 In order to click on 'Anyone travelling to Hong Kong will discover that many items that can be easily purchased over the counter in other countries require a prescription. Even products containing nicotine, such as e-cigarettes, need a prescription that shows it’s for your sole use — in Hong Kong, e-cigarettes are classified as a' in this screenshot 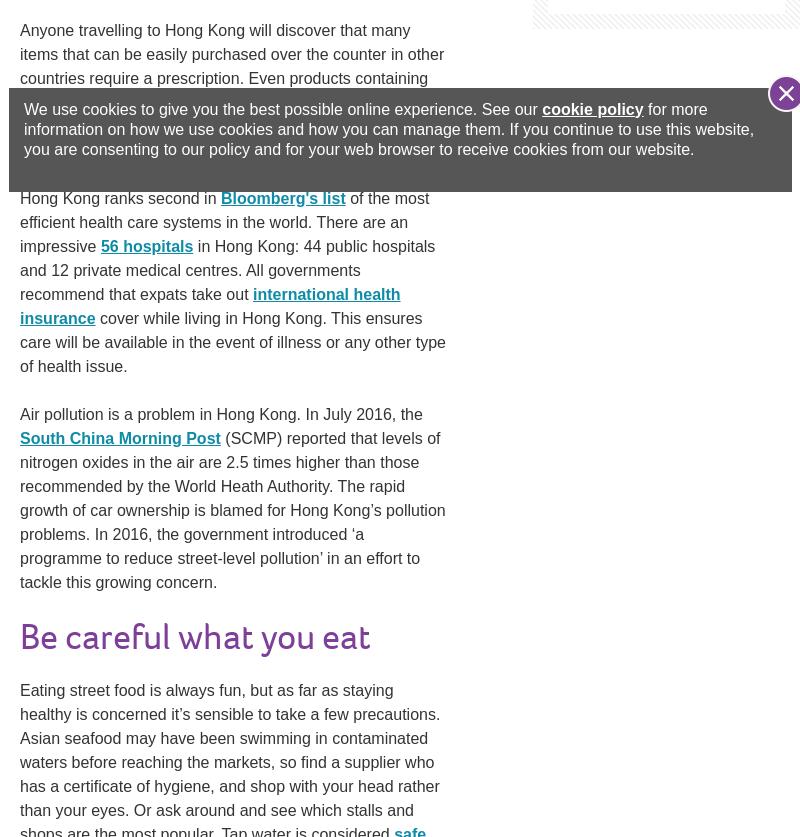, I will do `click(20, 90)`.